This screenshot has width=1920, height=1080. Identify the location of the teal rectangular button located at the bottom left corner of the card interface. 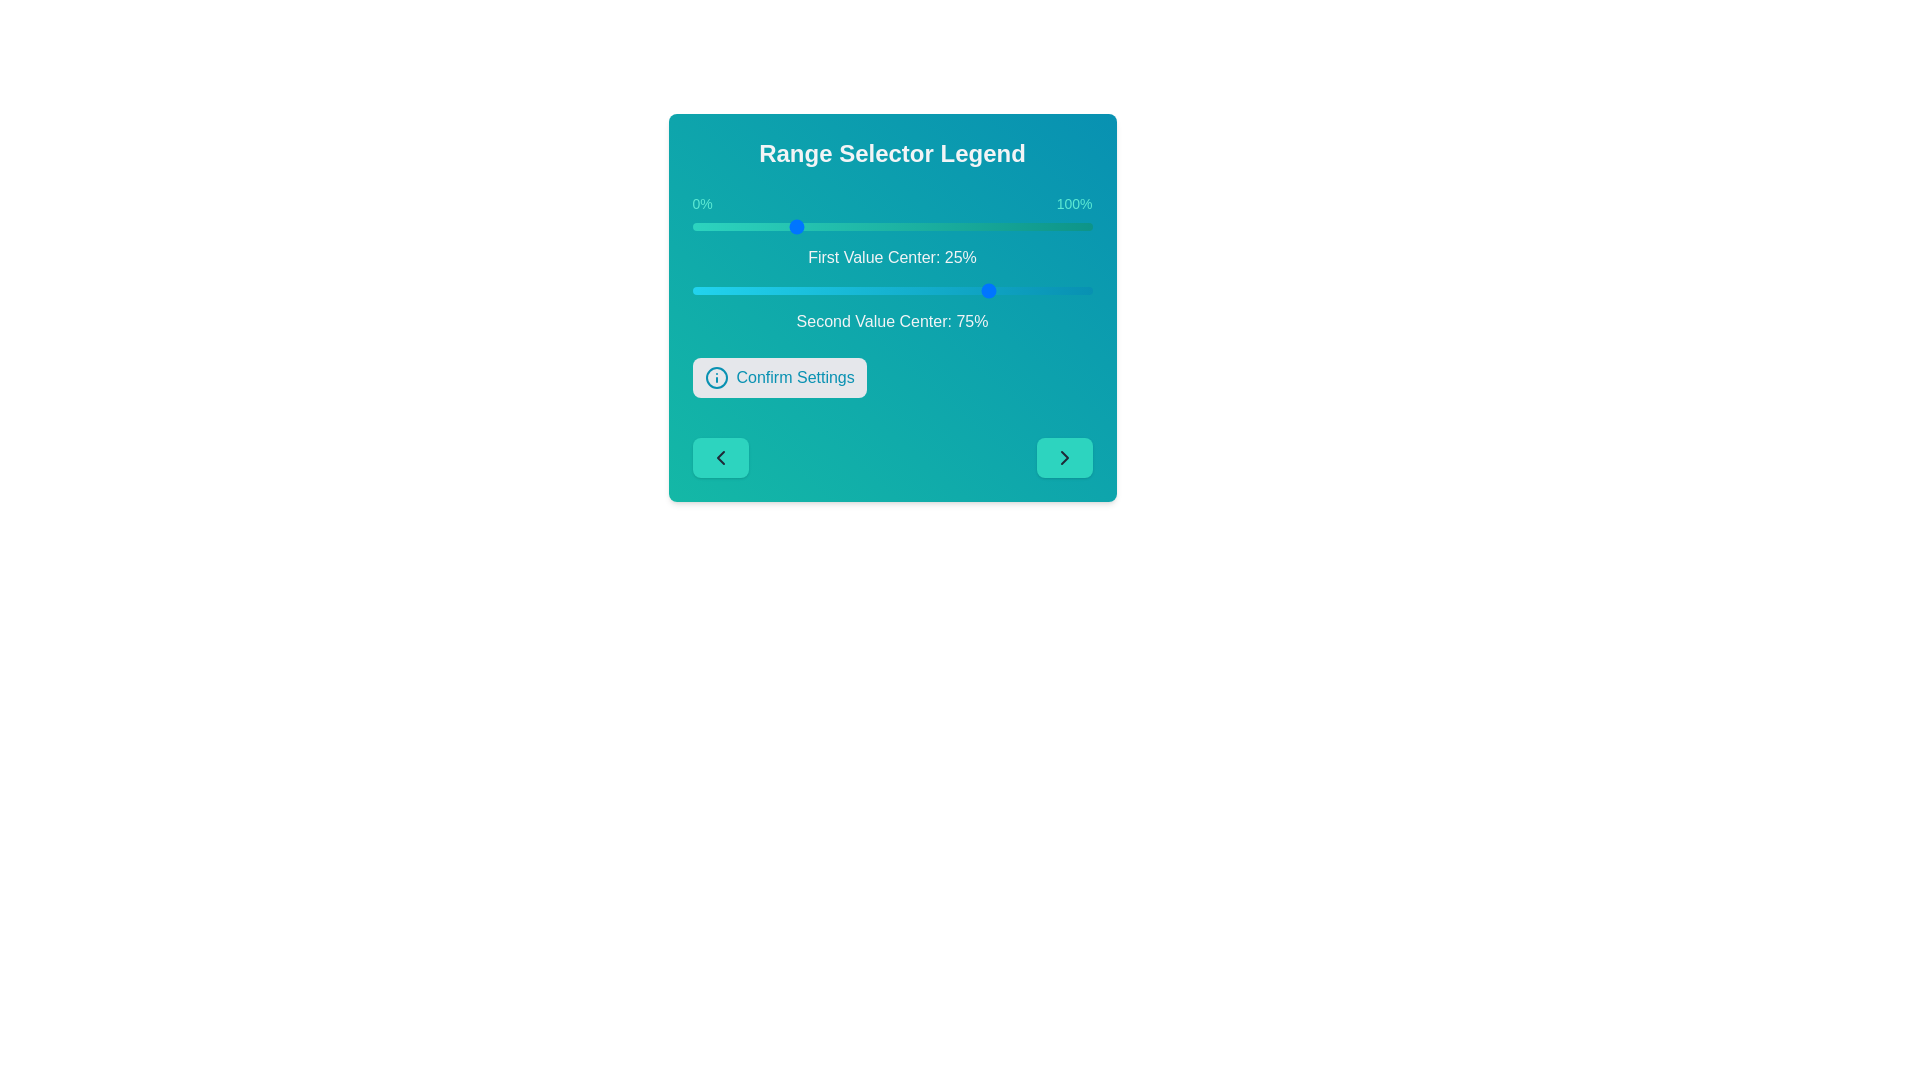
(720, 458).